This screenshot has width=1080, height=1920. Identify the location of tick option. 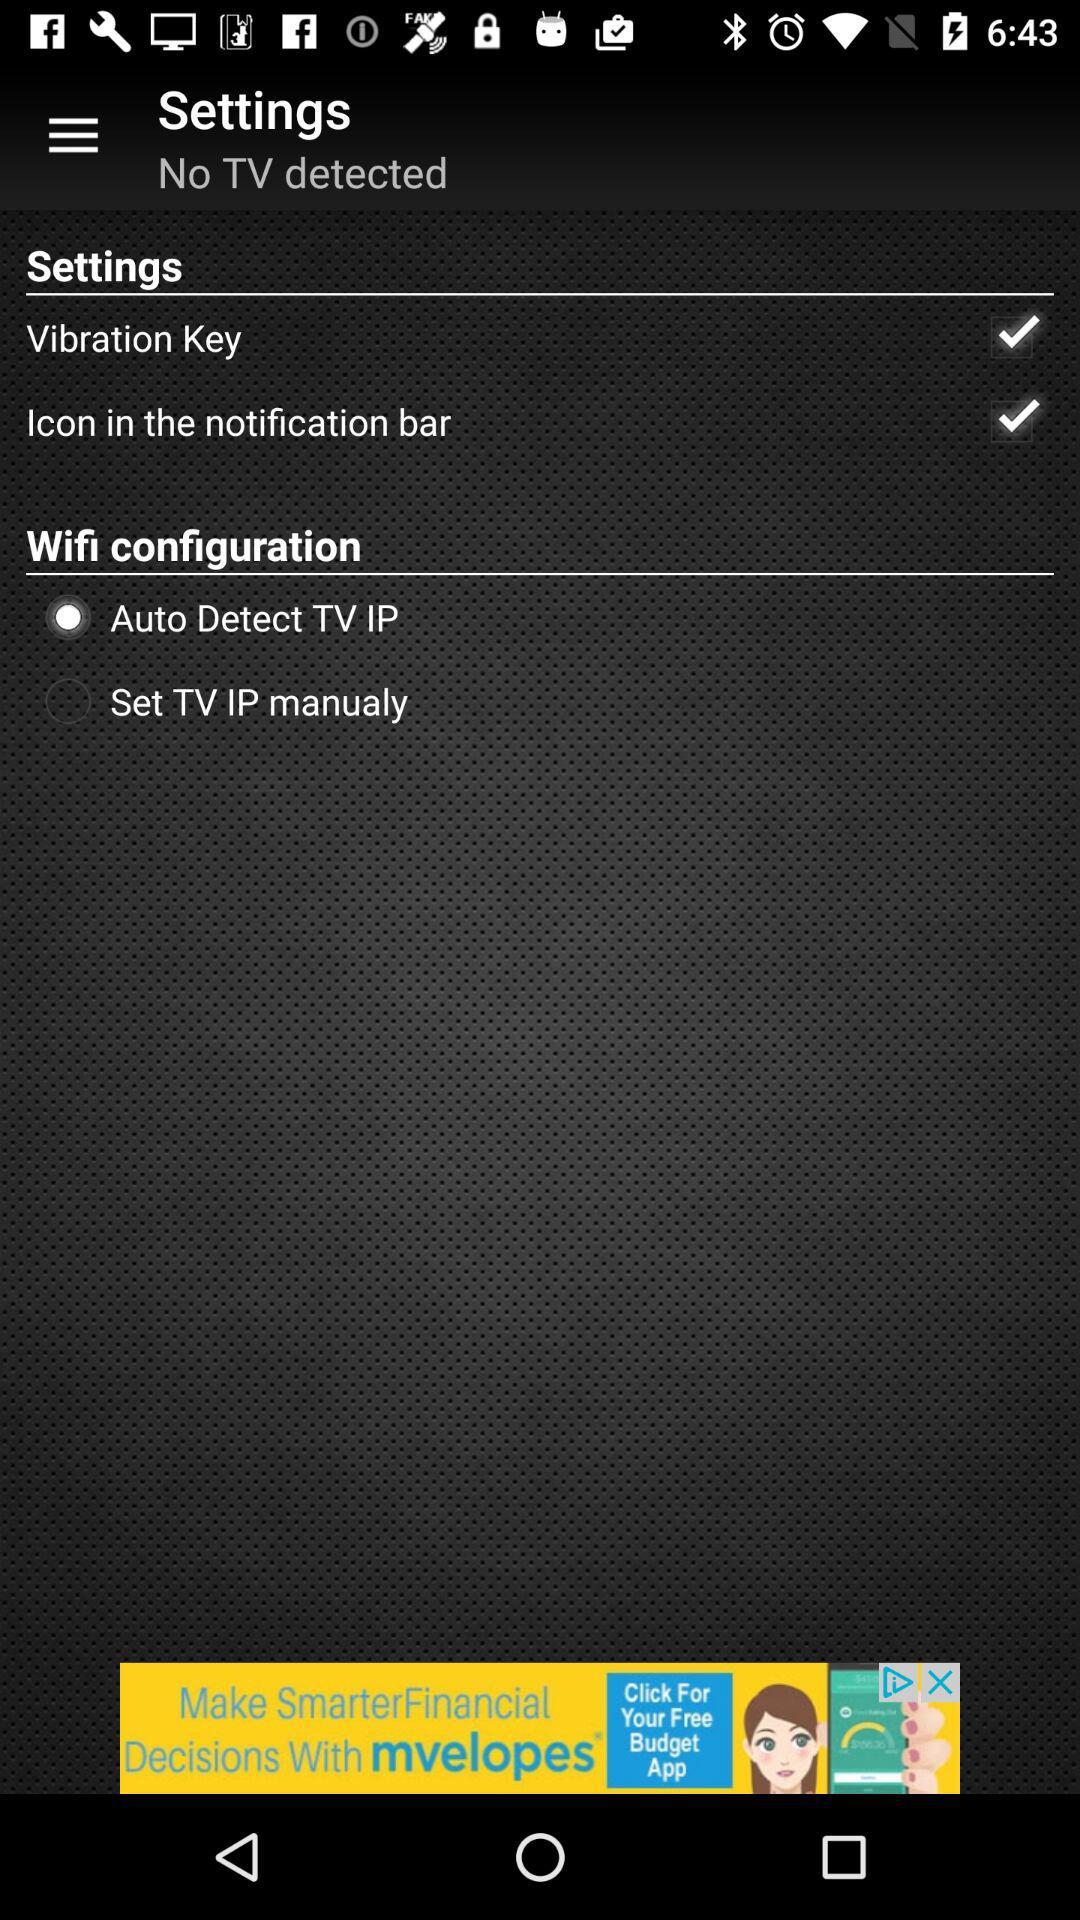
(1011, 420).